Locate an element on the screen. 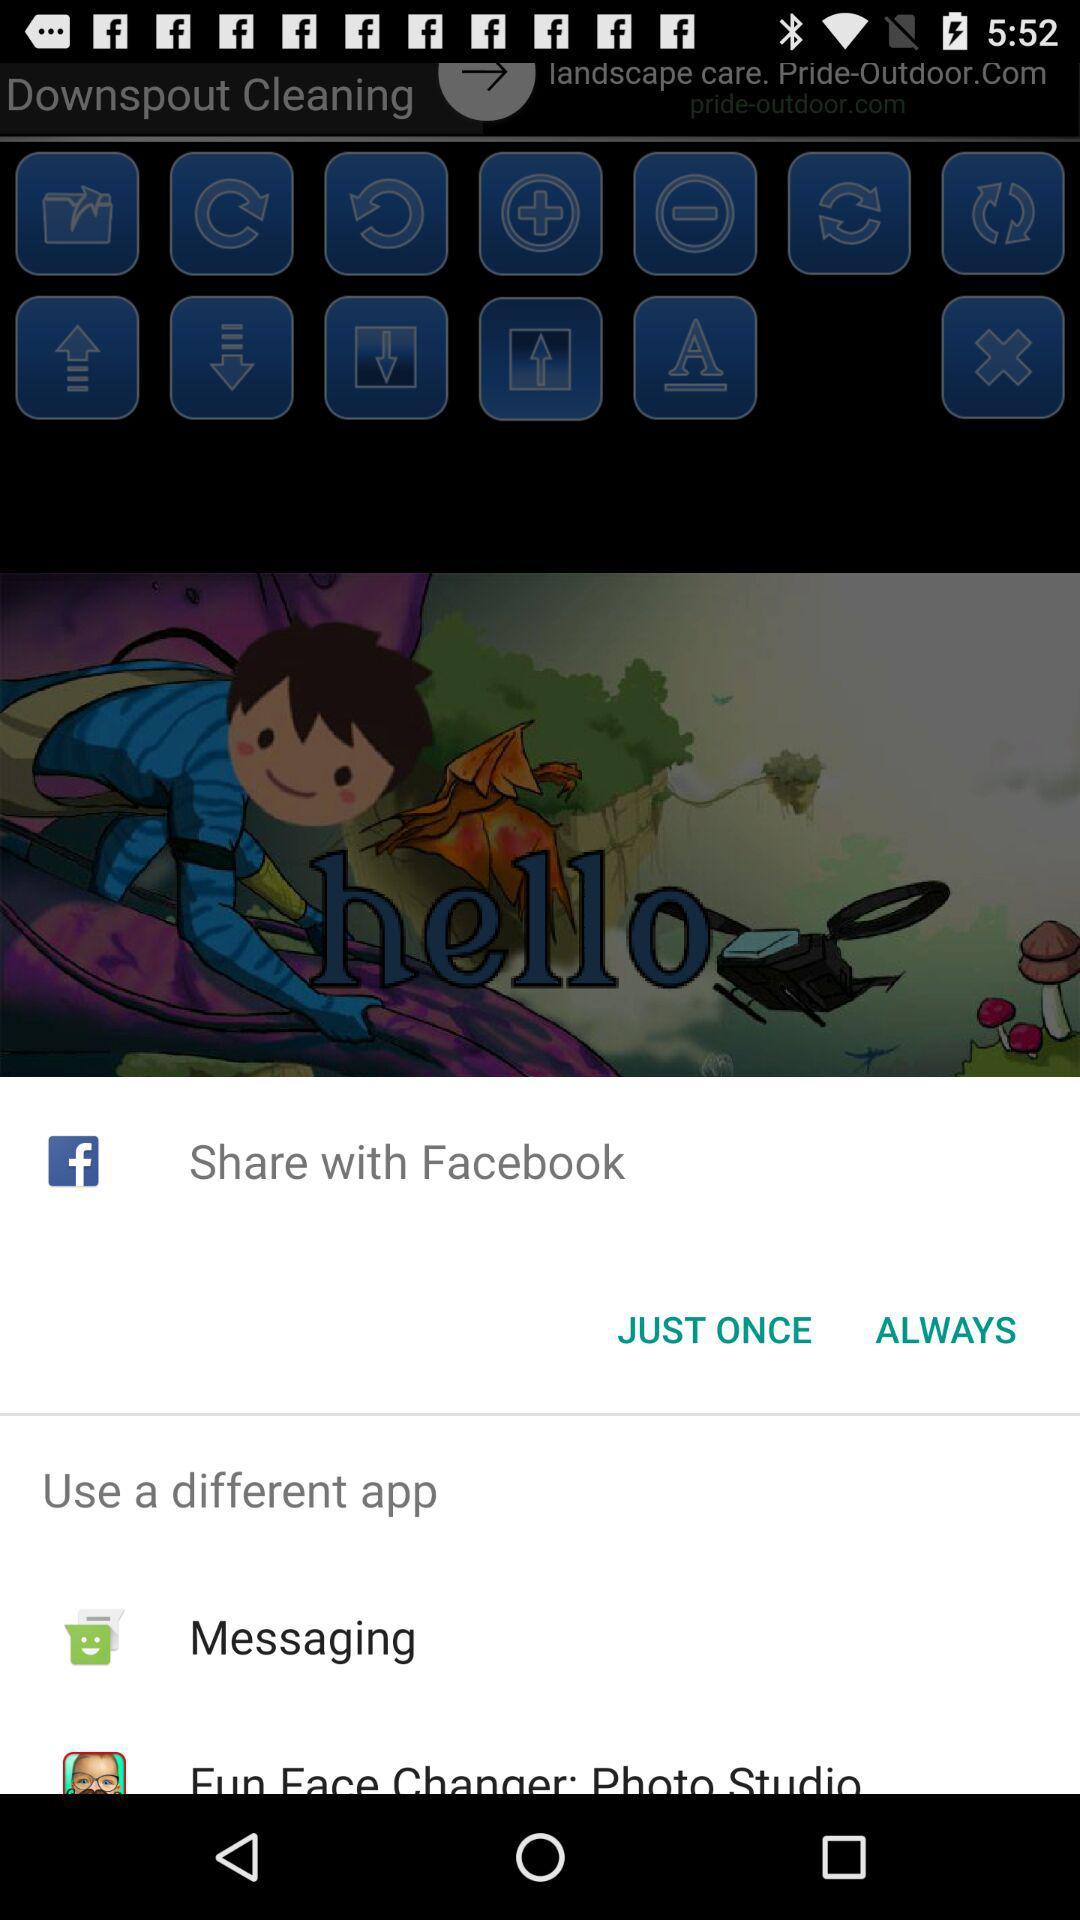 Image resolution: width=1080 pixels, height=1920 pixels. the fun face changer icon is located at coordinates (524, 1772).